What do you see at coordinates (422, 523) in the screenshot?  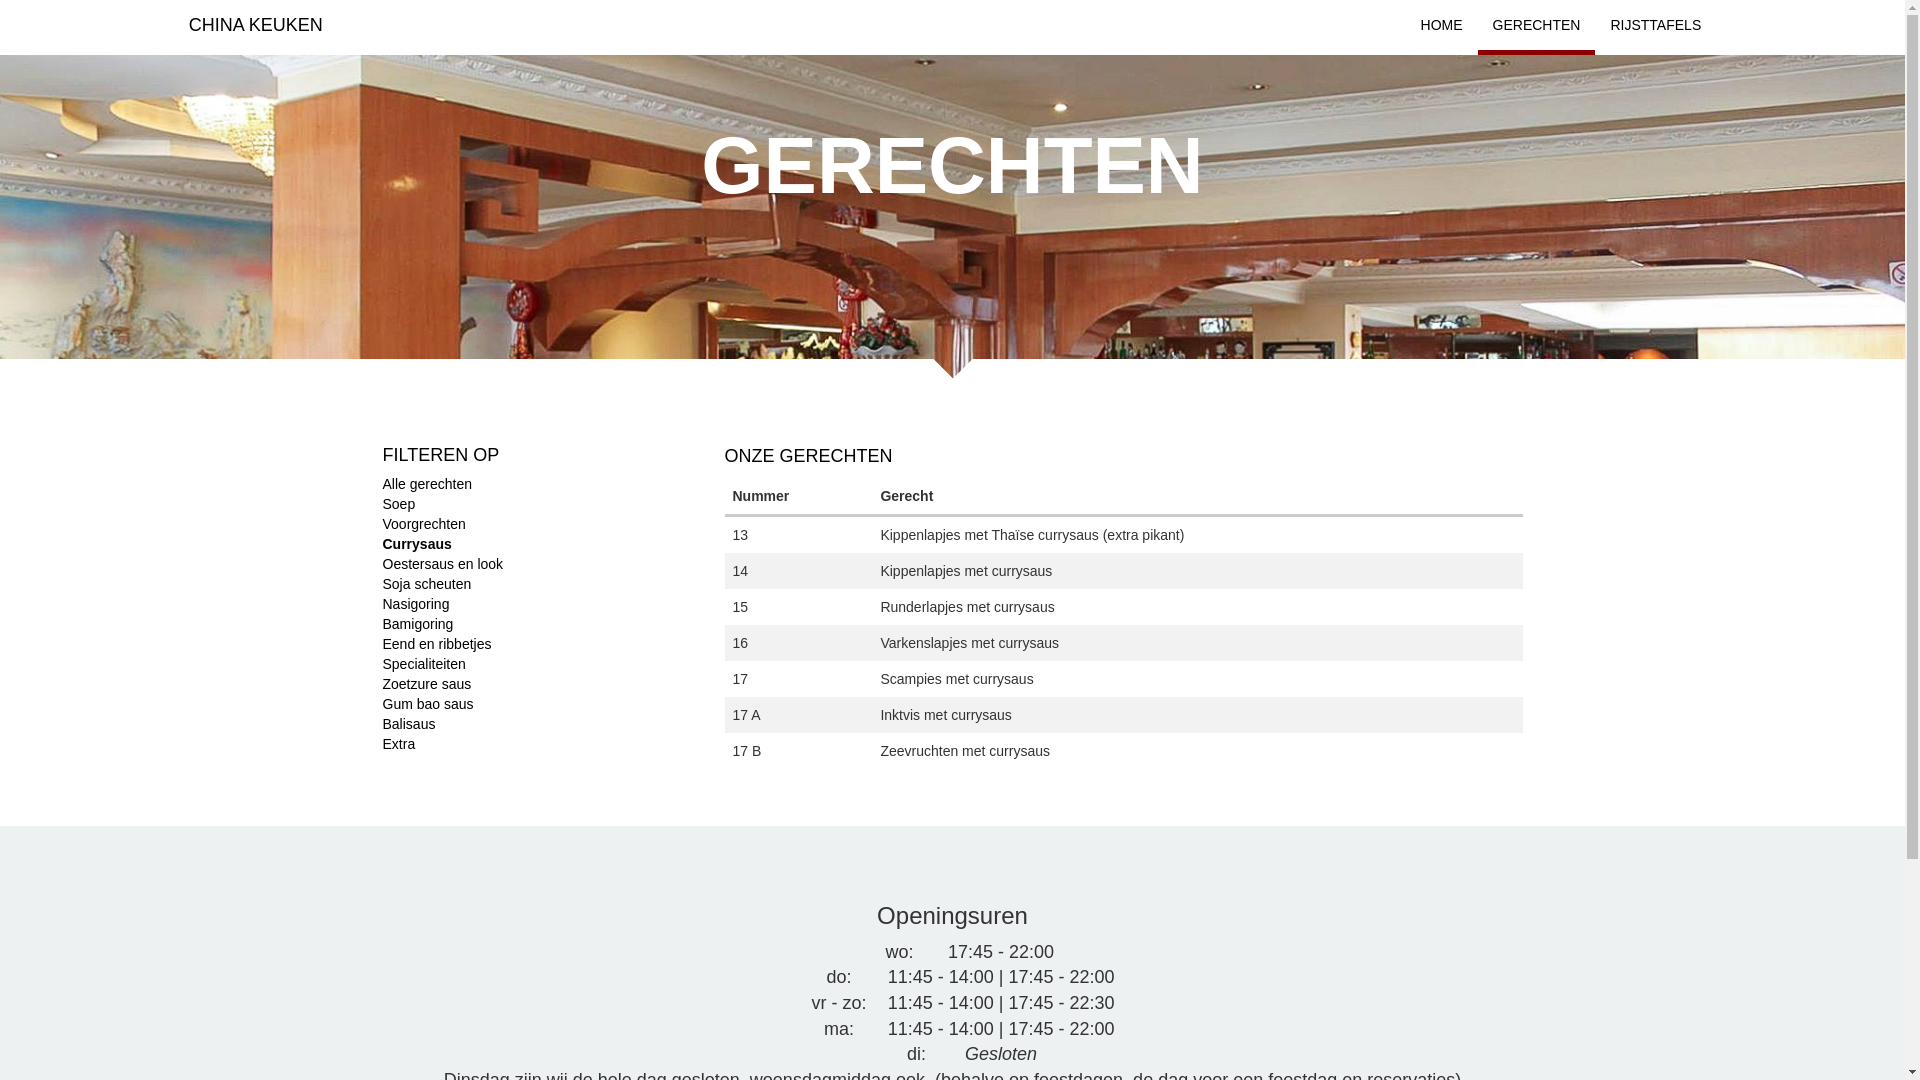 I see `'Voorgrechten'` at bounding box center [422, 523].